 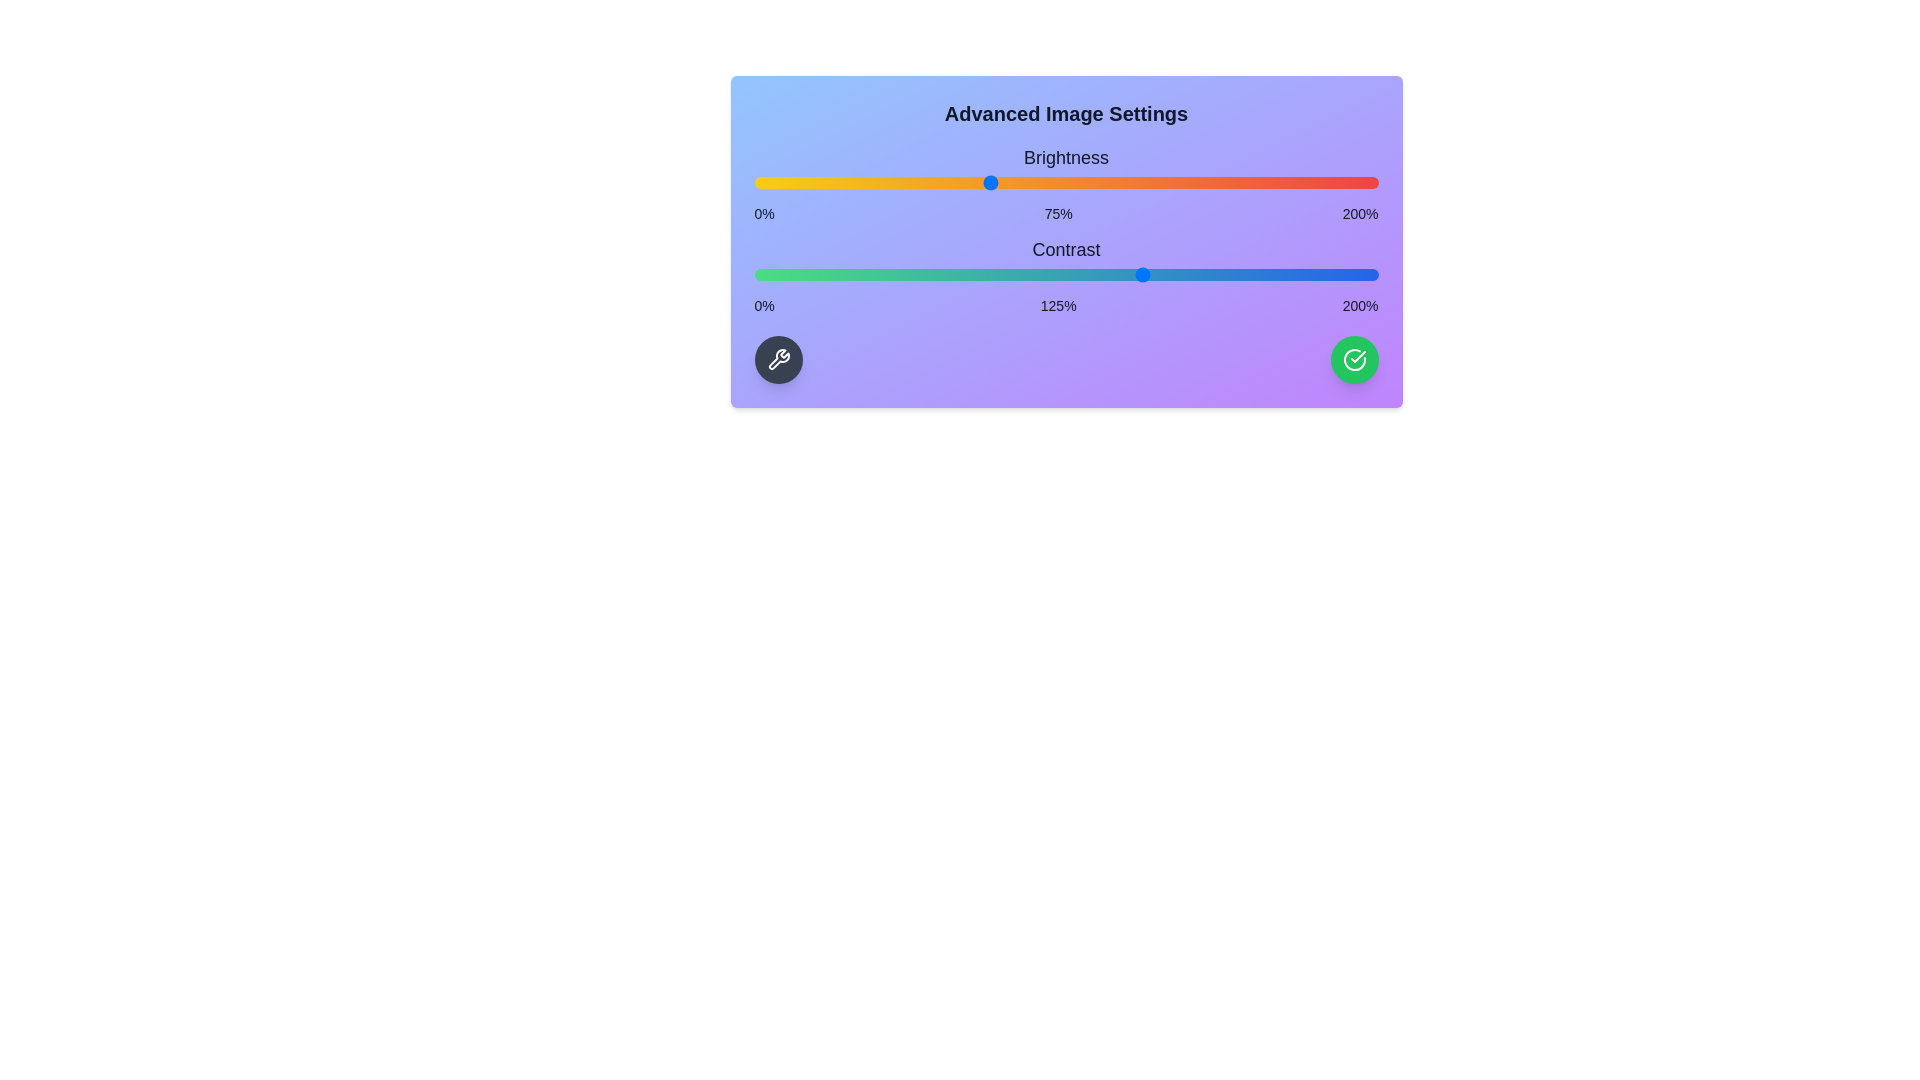 I want to click on the brightness slider to 150%, so click(x=1221, y=182).